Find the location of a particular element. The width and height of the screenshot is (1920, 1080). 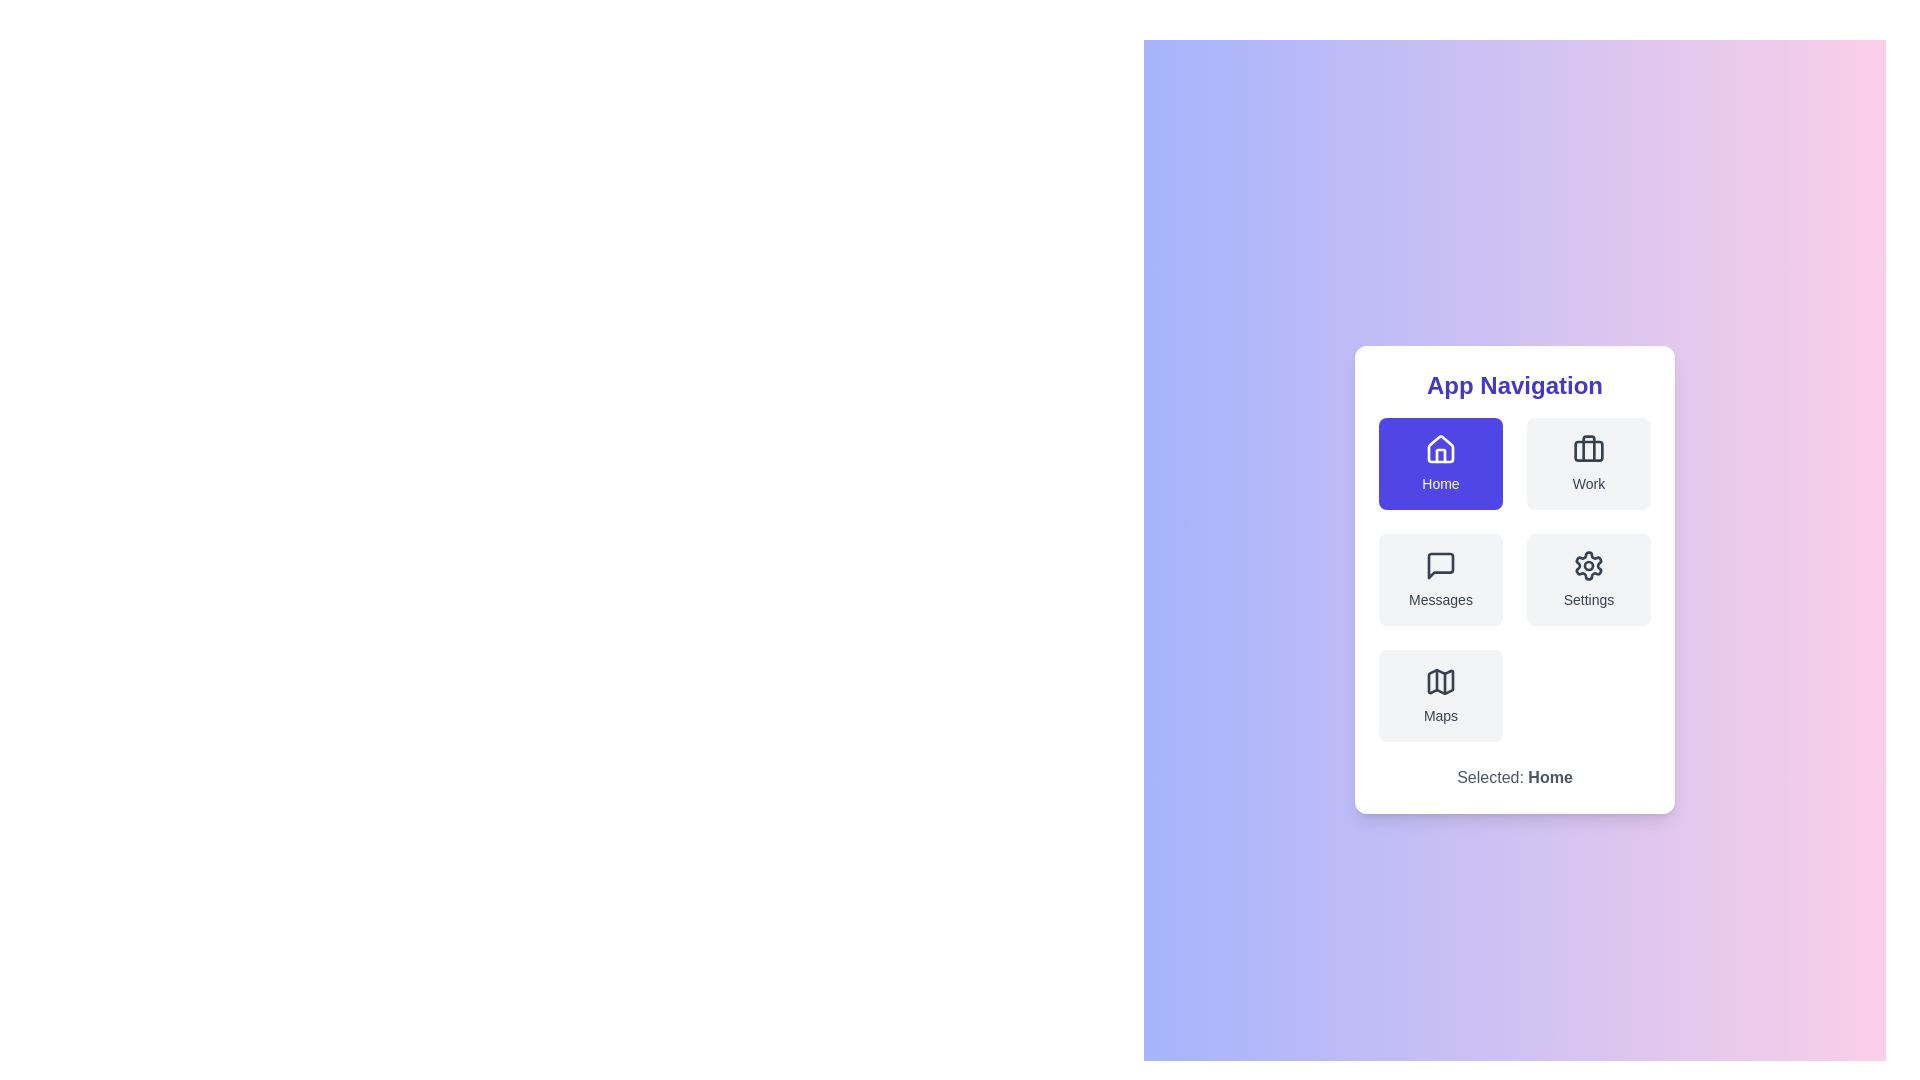

the menu item Work from the available options is located at coordinates (1587, 463).